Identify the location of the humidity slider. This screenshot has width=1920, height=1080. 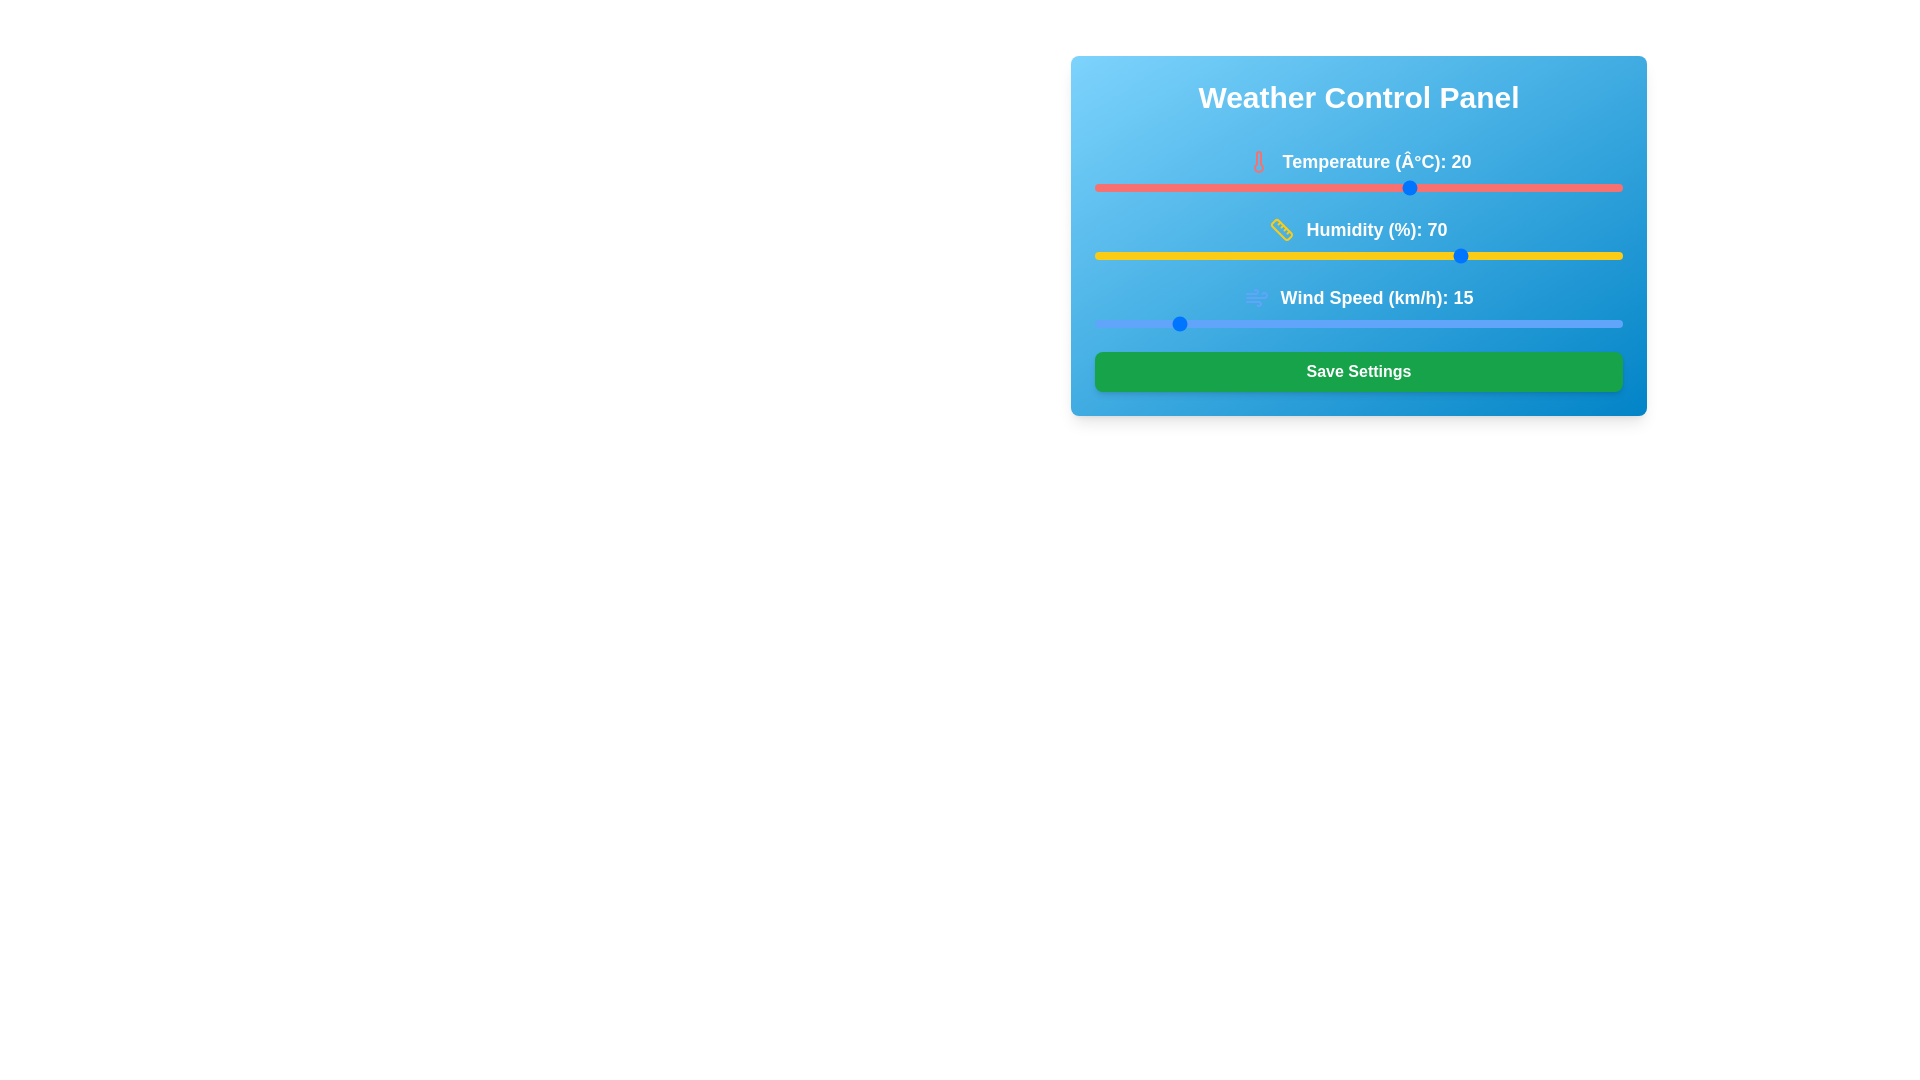
(1142, 254).